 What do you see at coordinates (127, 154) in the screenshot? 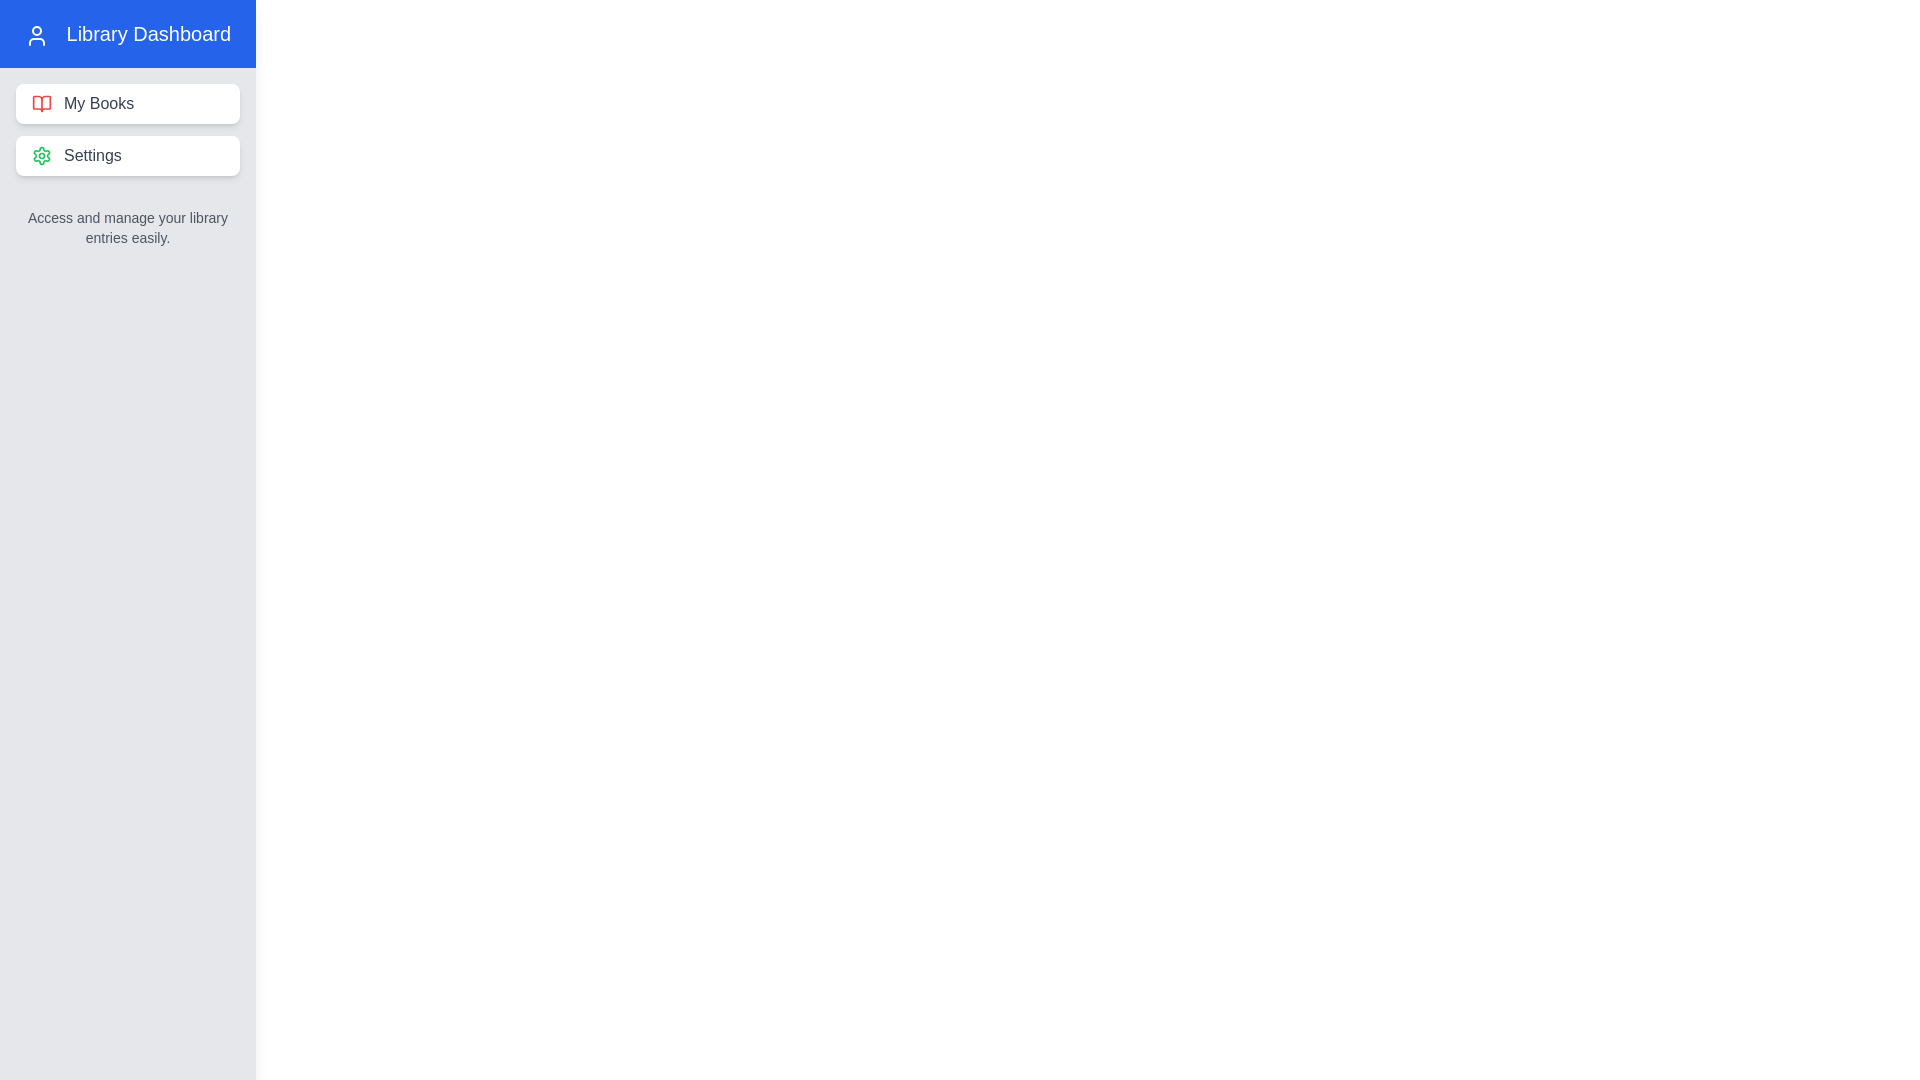
I see `the 'Settings' button in the drawer` at bounding box center [127, 154].